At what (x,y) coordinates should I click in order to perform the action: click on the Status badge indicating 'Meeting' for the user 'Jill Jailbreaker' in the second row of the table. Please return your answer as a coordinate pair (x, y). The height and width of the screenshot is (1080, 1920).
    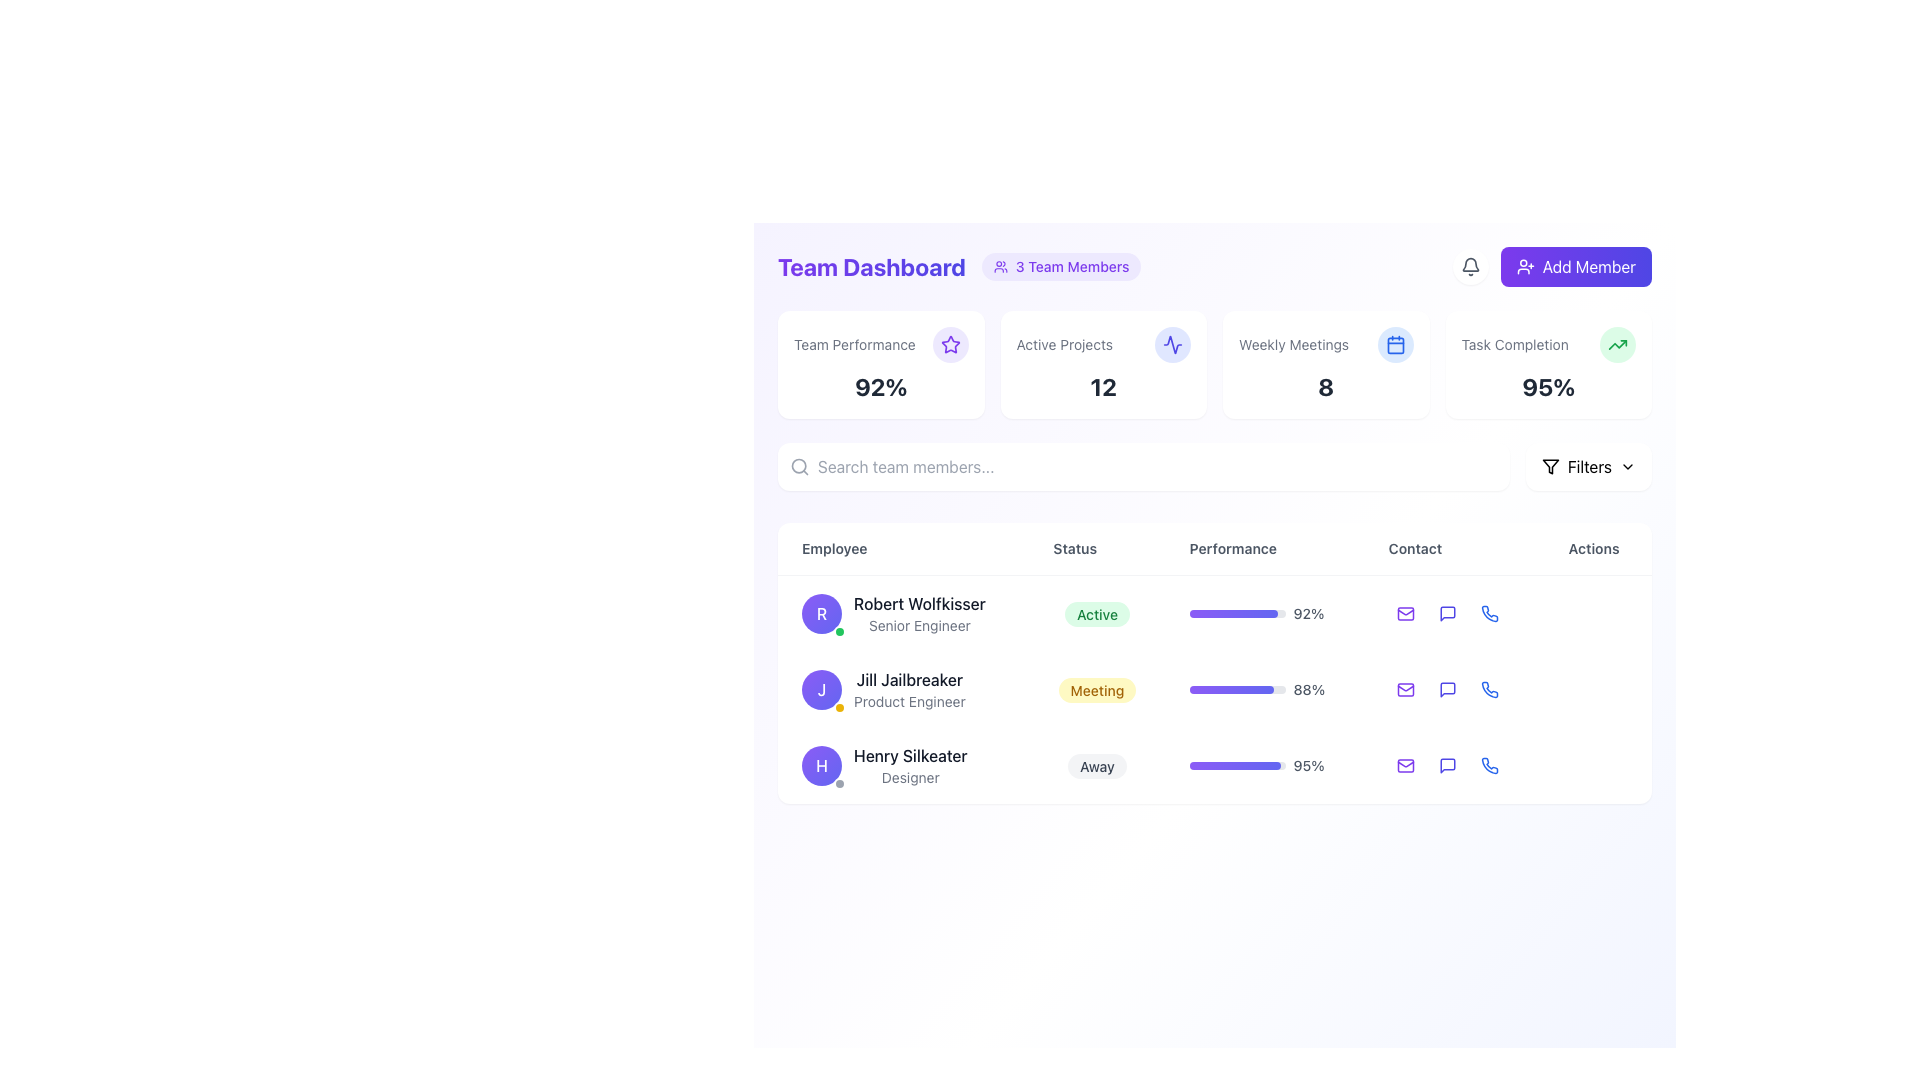
    Looking at the image, I should click on (1096, 689).